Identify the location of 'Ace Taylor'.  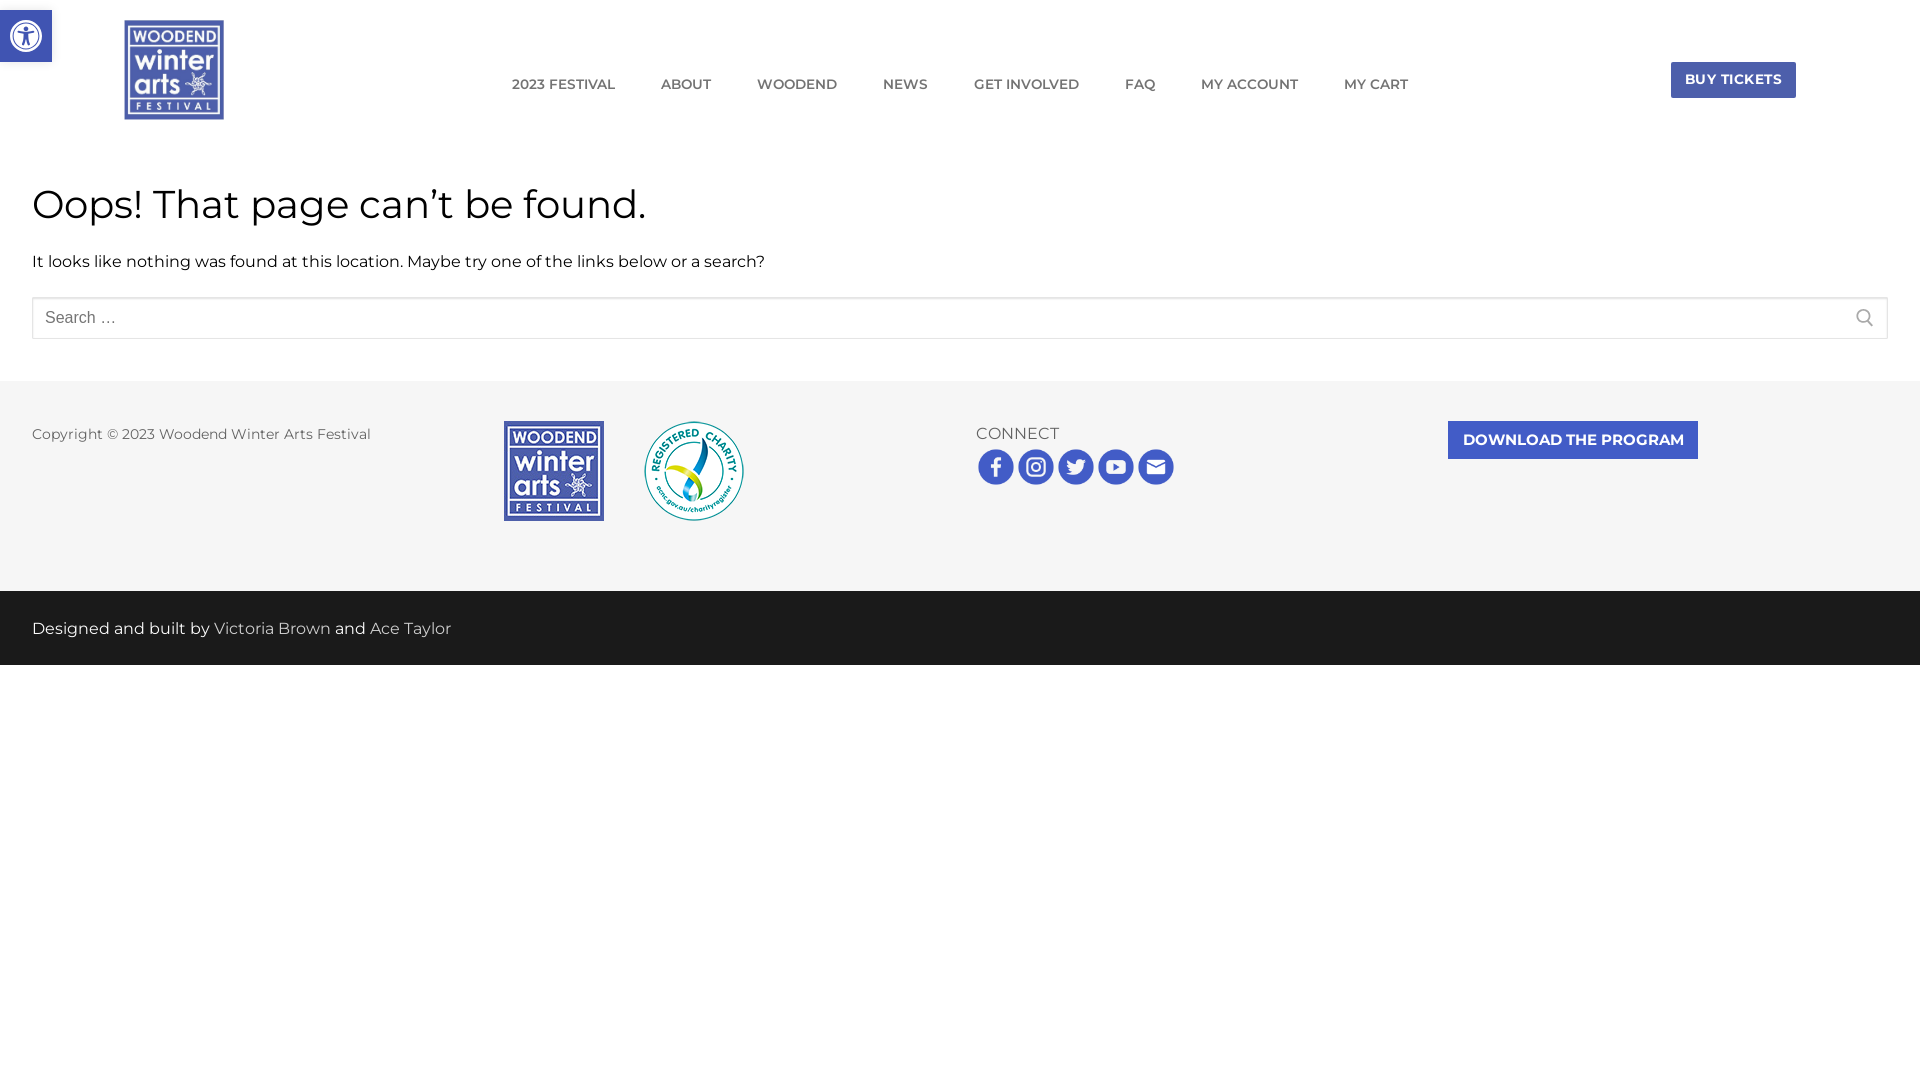
(409, 627).